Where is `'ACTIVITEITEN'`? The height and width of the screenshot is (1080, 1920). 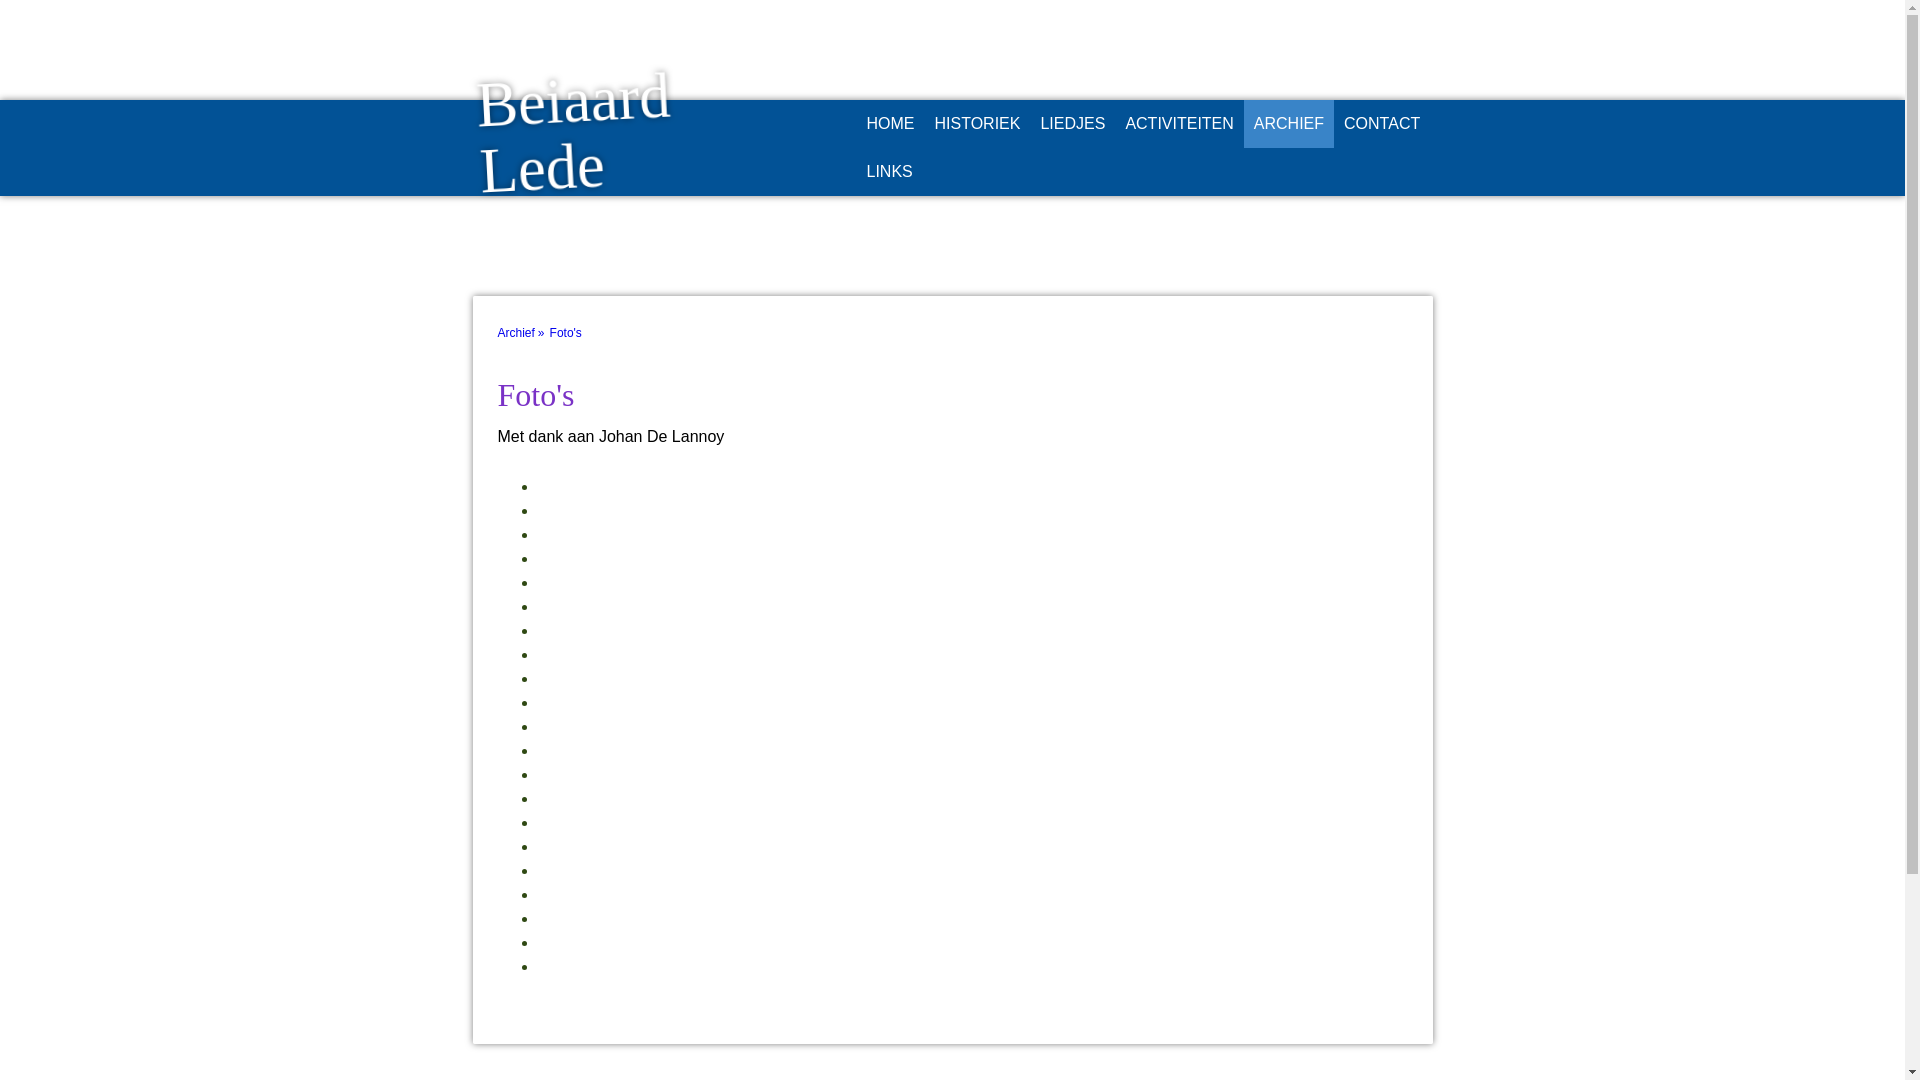 'ACTIVITEITEN' is located at coordinates (1179, 123).